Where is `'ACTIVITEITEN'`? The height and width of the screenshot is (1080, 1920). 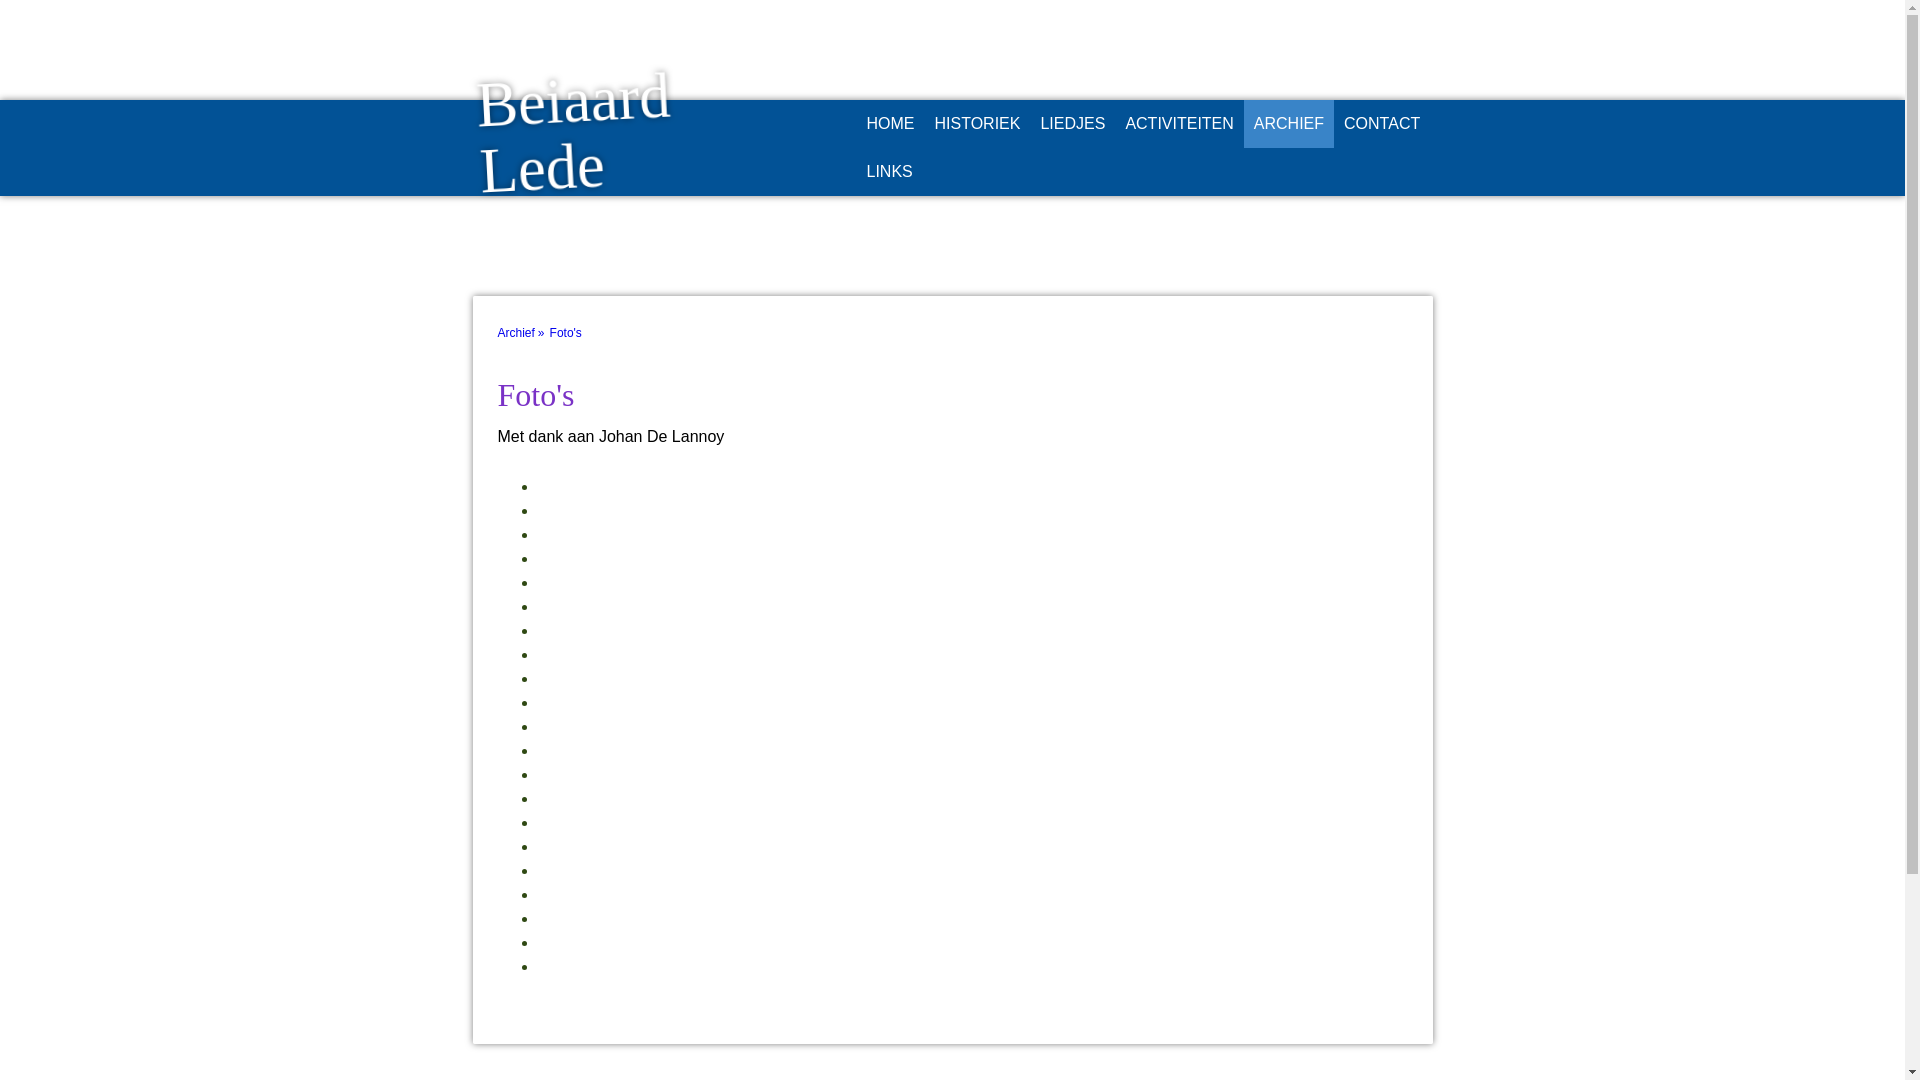 'ACTIVITEITEN' is located at coordinates (1179, 123).